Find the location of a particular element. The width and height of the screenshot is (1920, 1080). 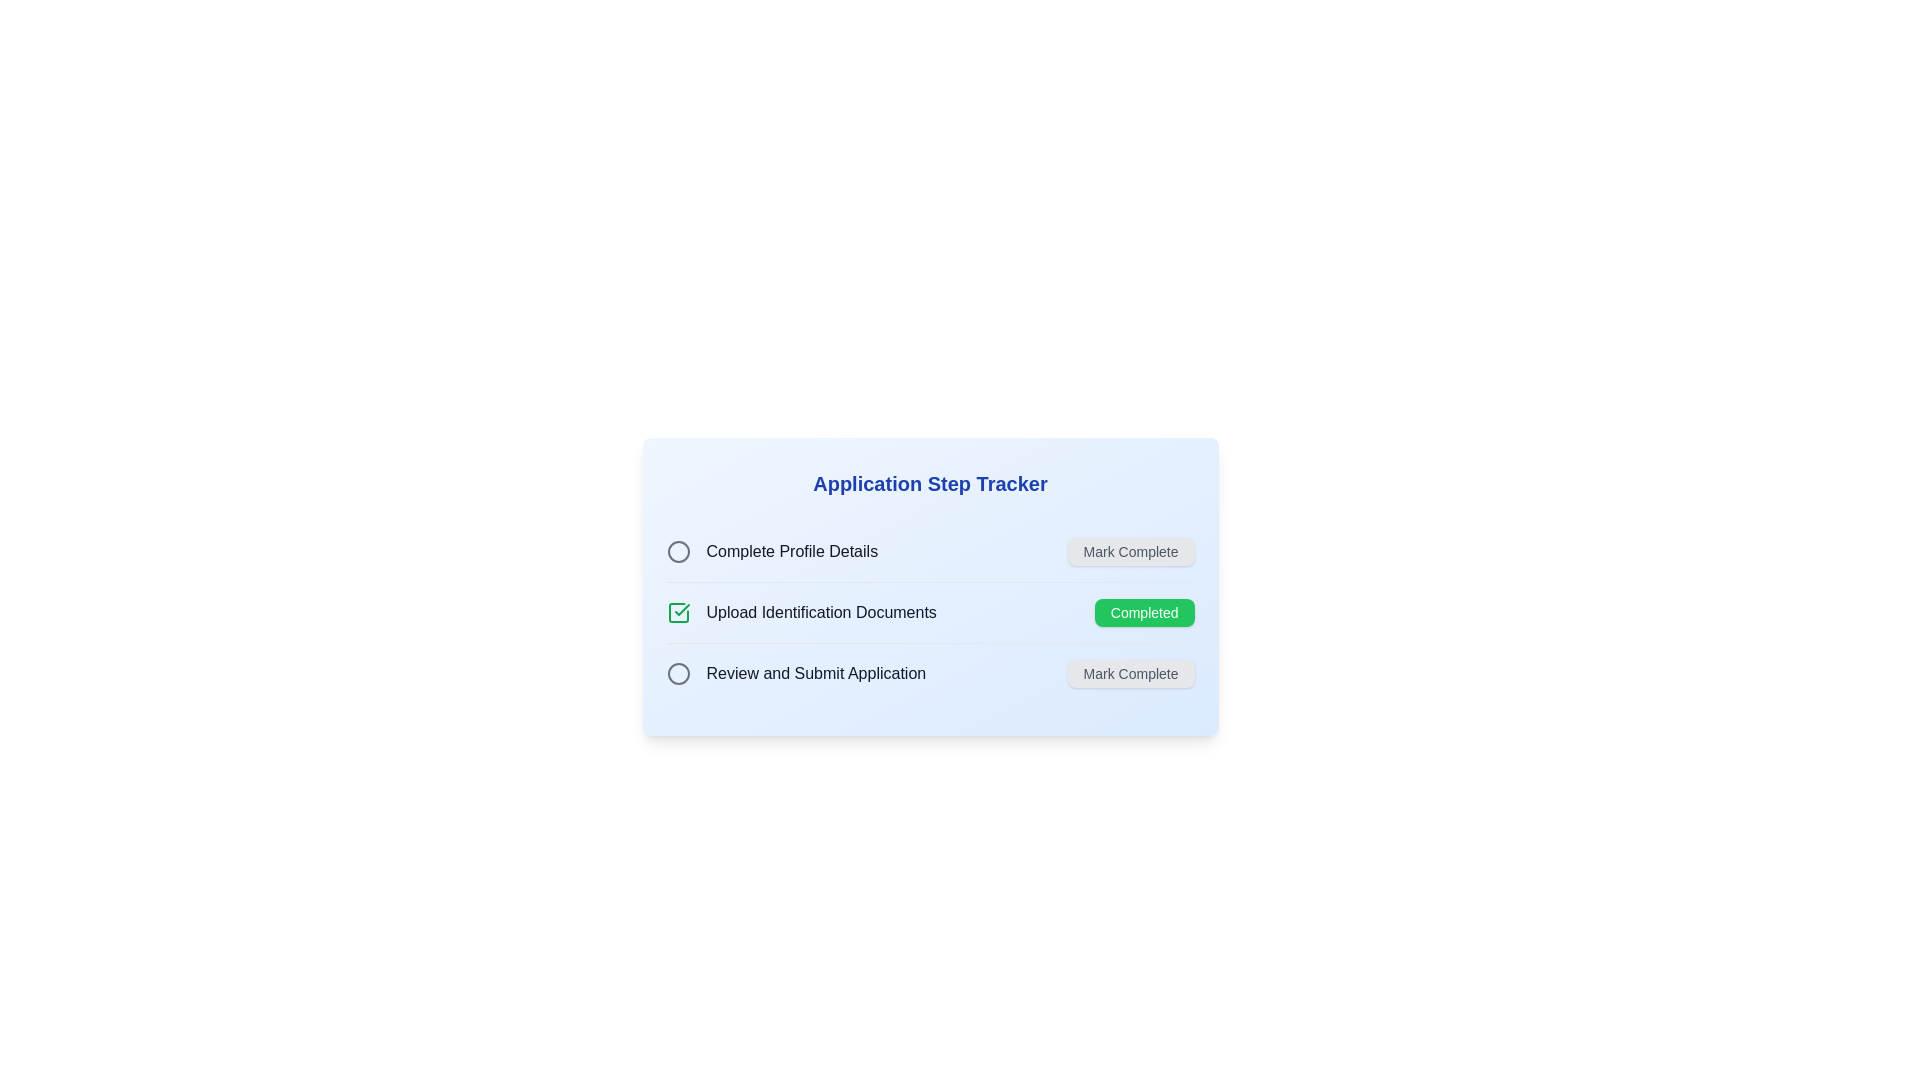

the Indicator icon, which is the first component in its row, located to the left of the text 'Review and Submit Application' in the Application Step Tracker is located at coordinates (678, 674).